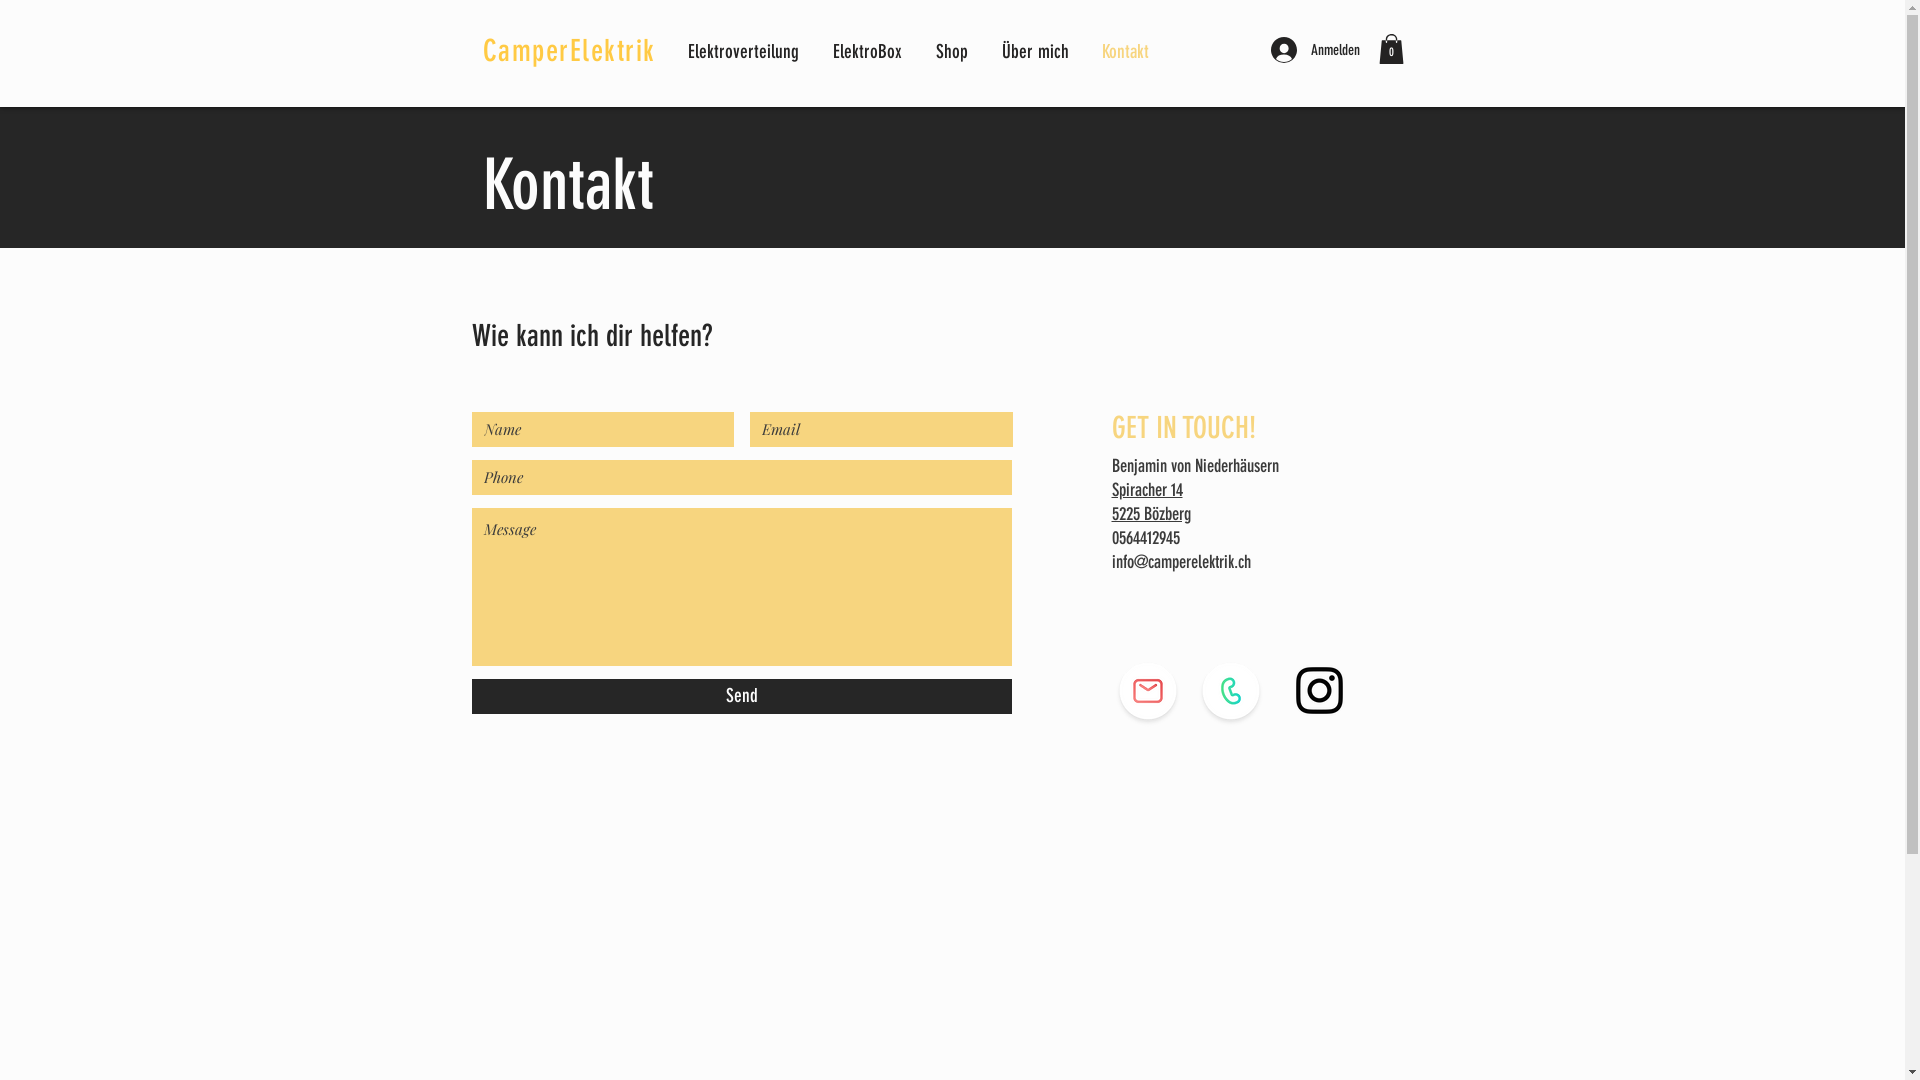 Image resolution: width=1920 pixels, height=1080 pixels. I want to click on 'Elektroverteilung', so click(743, 50).